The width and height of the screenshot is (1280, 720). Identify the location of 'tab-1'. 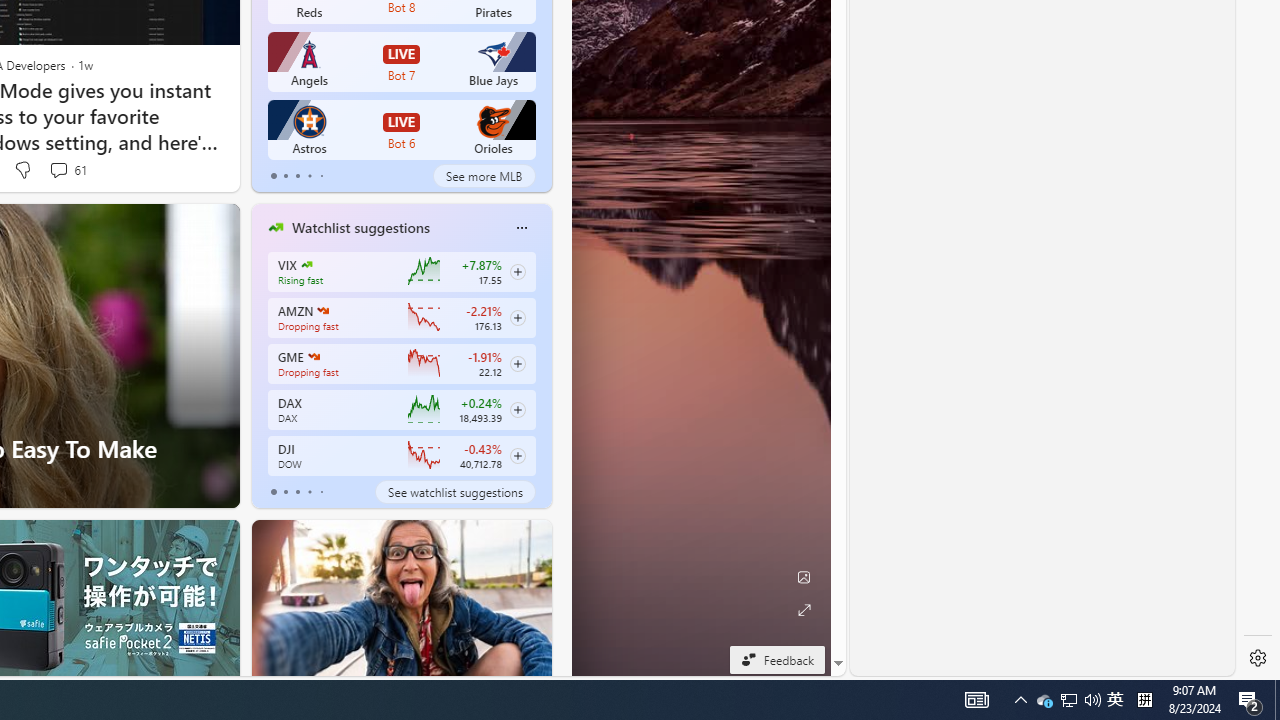
(284, 492).